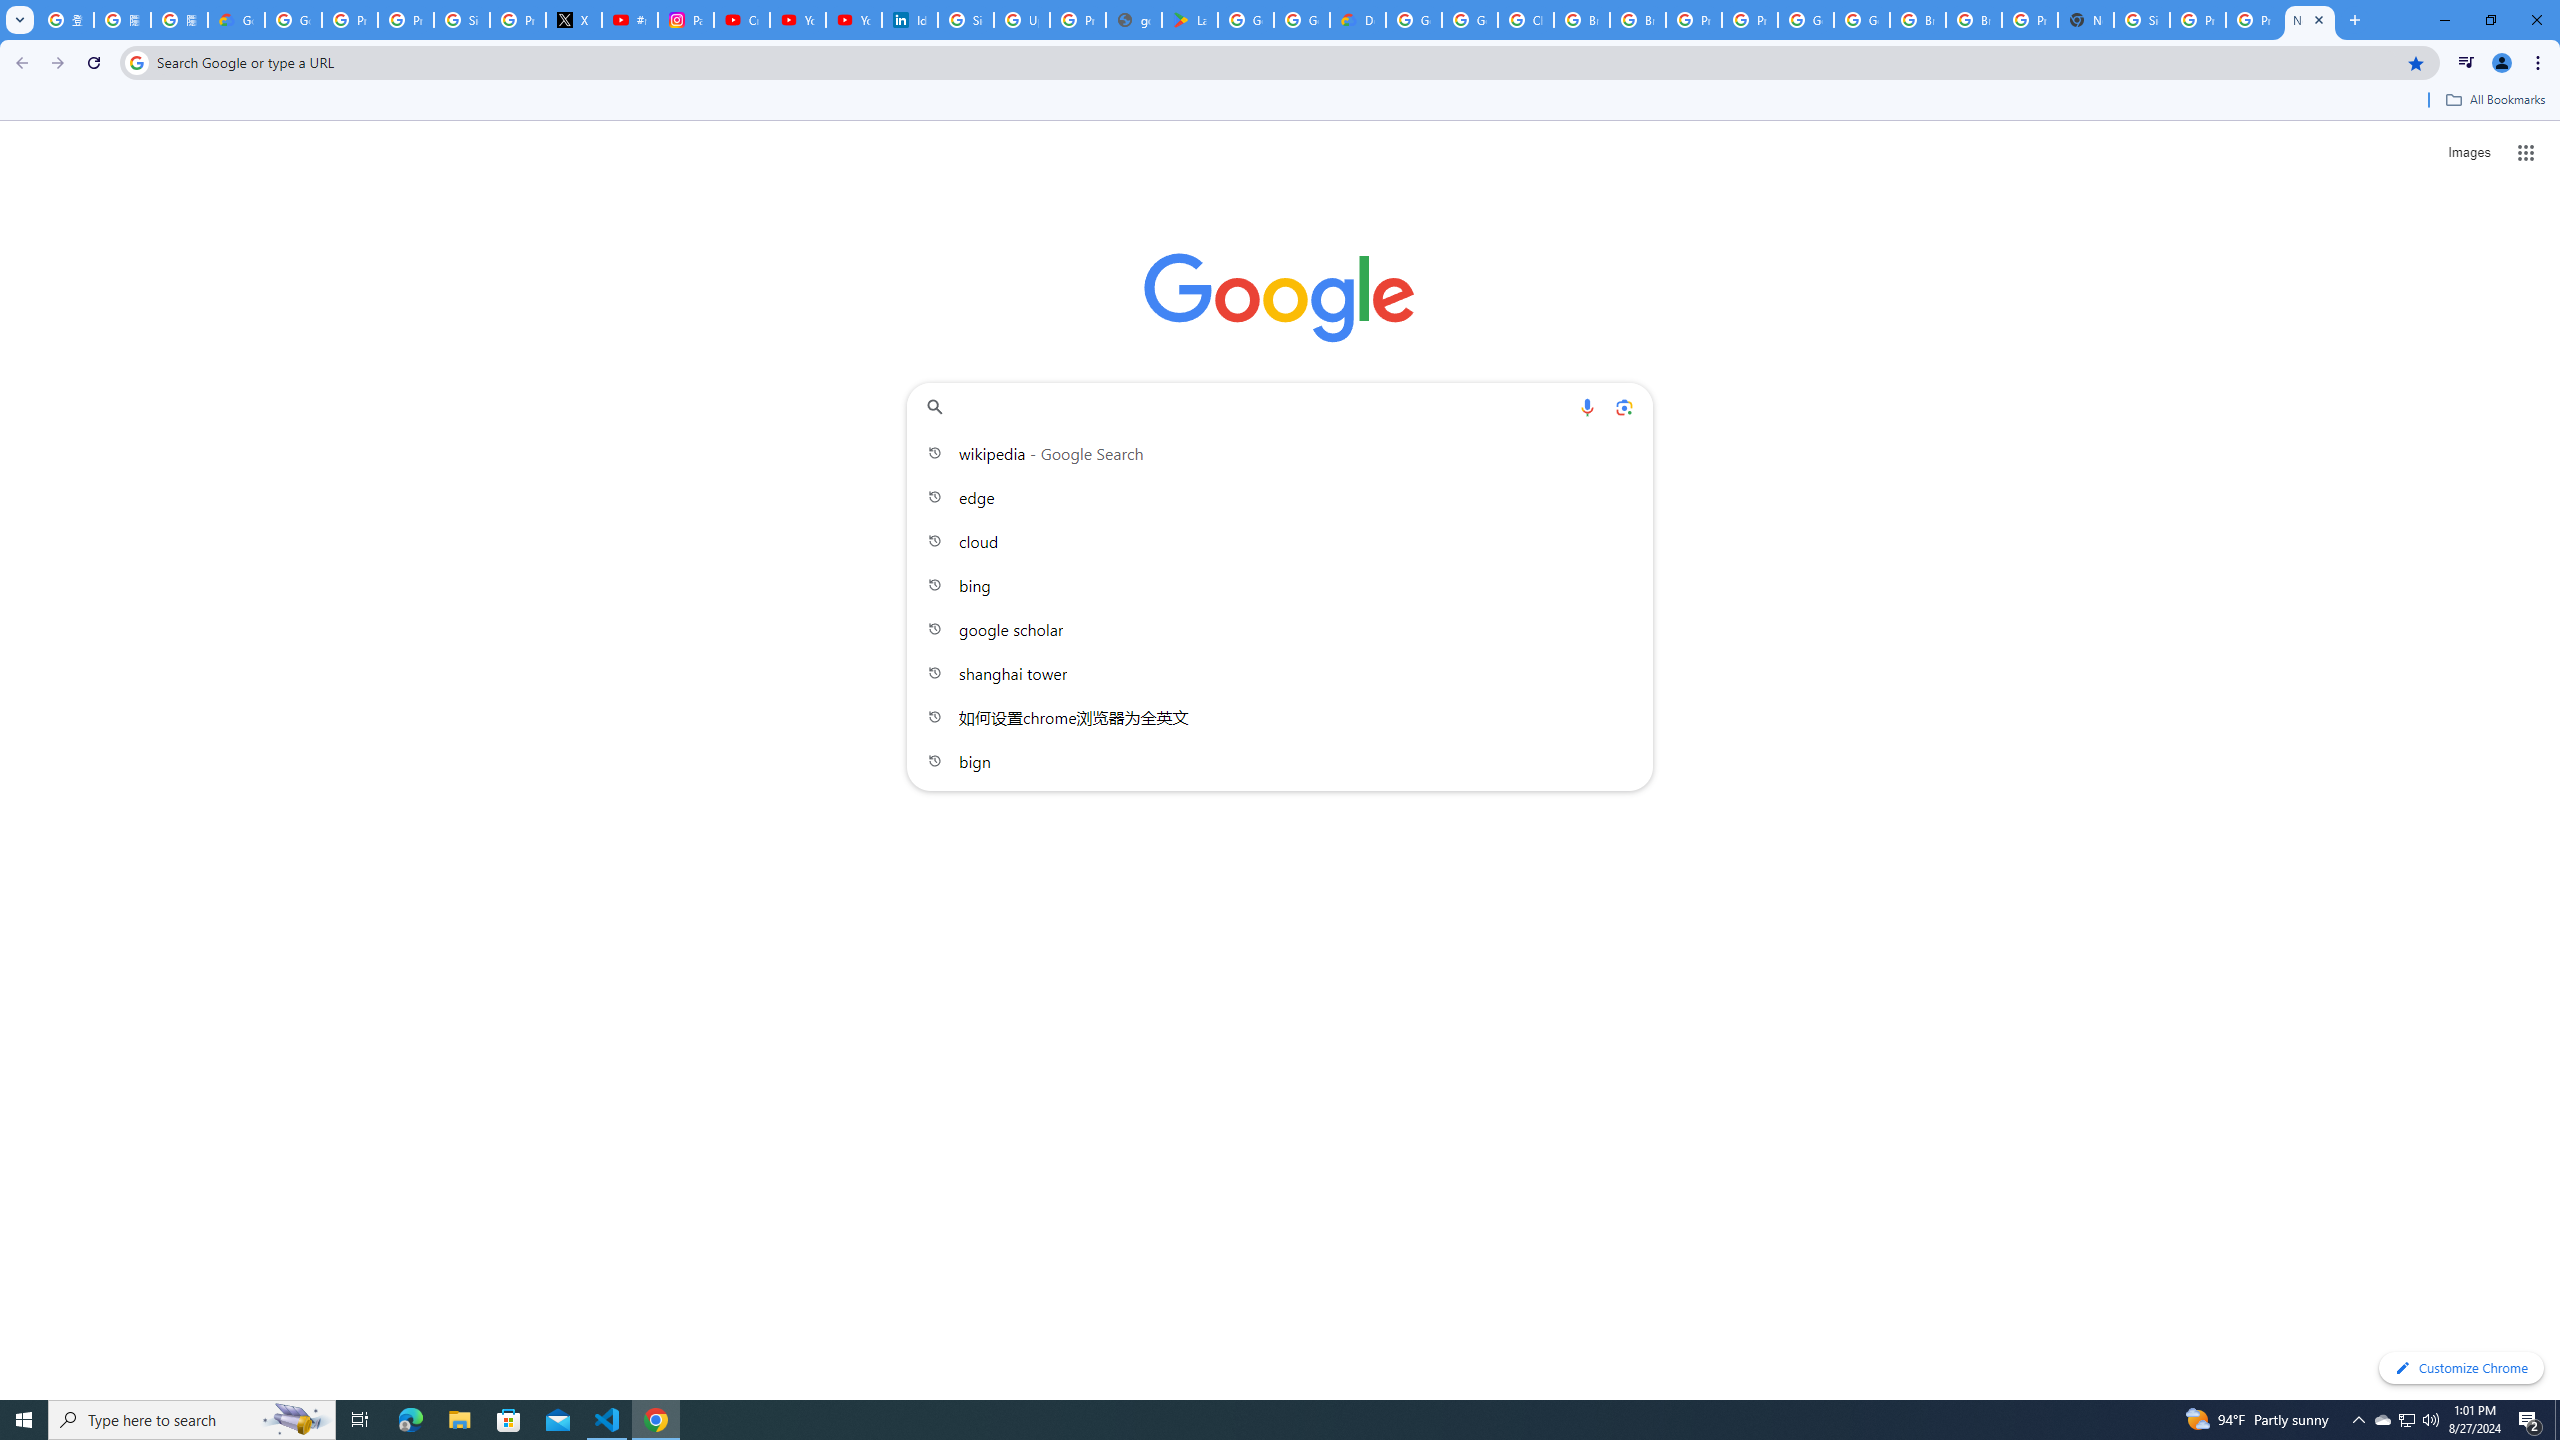  Describe the element at coordinates (2310, 19) in the screenshot. I see `'New Tab'` at that location.